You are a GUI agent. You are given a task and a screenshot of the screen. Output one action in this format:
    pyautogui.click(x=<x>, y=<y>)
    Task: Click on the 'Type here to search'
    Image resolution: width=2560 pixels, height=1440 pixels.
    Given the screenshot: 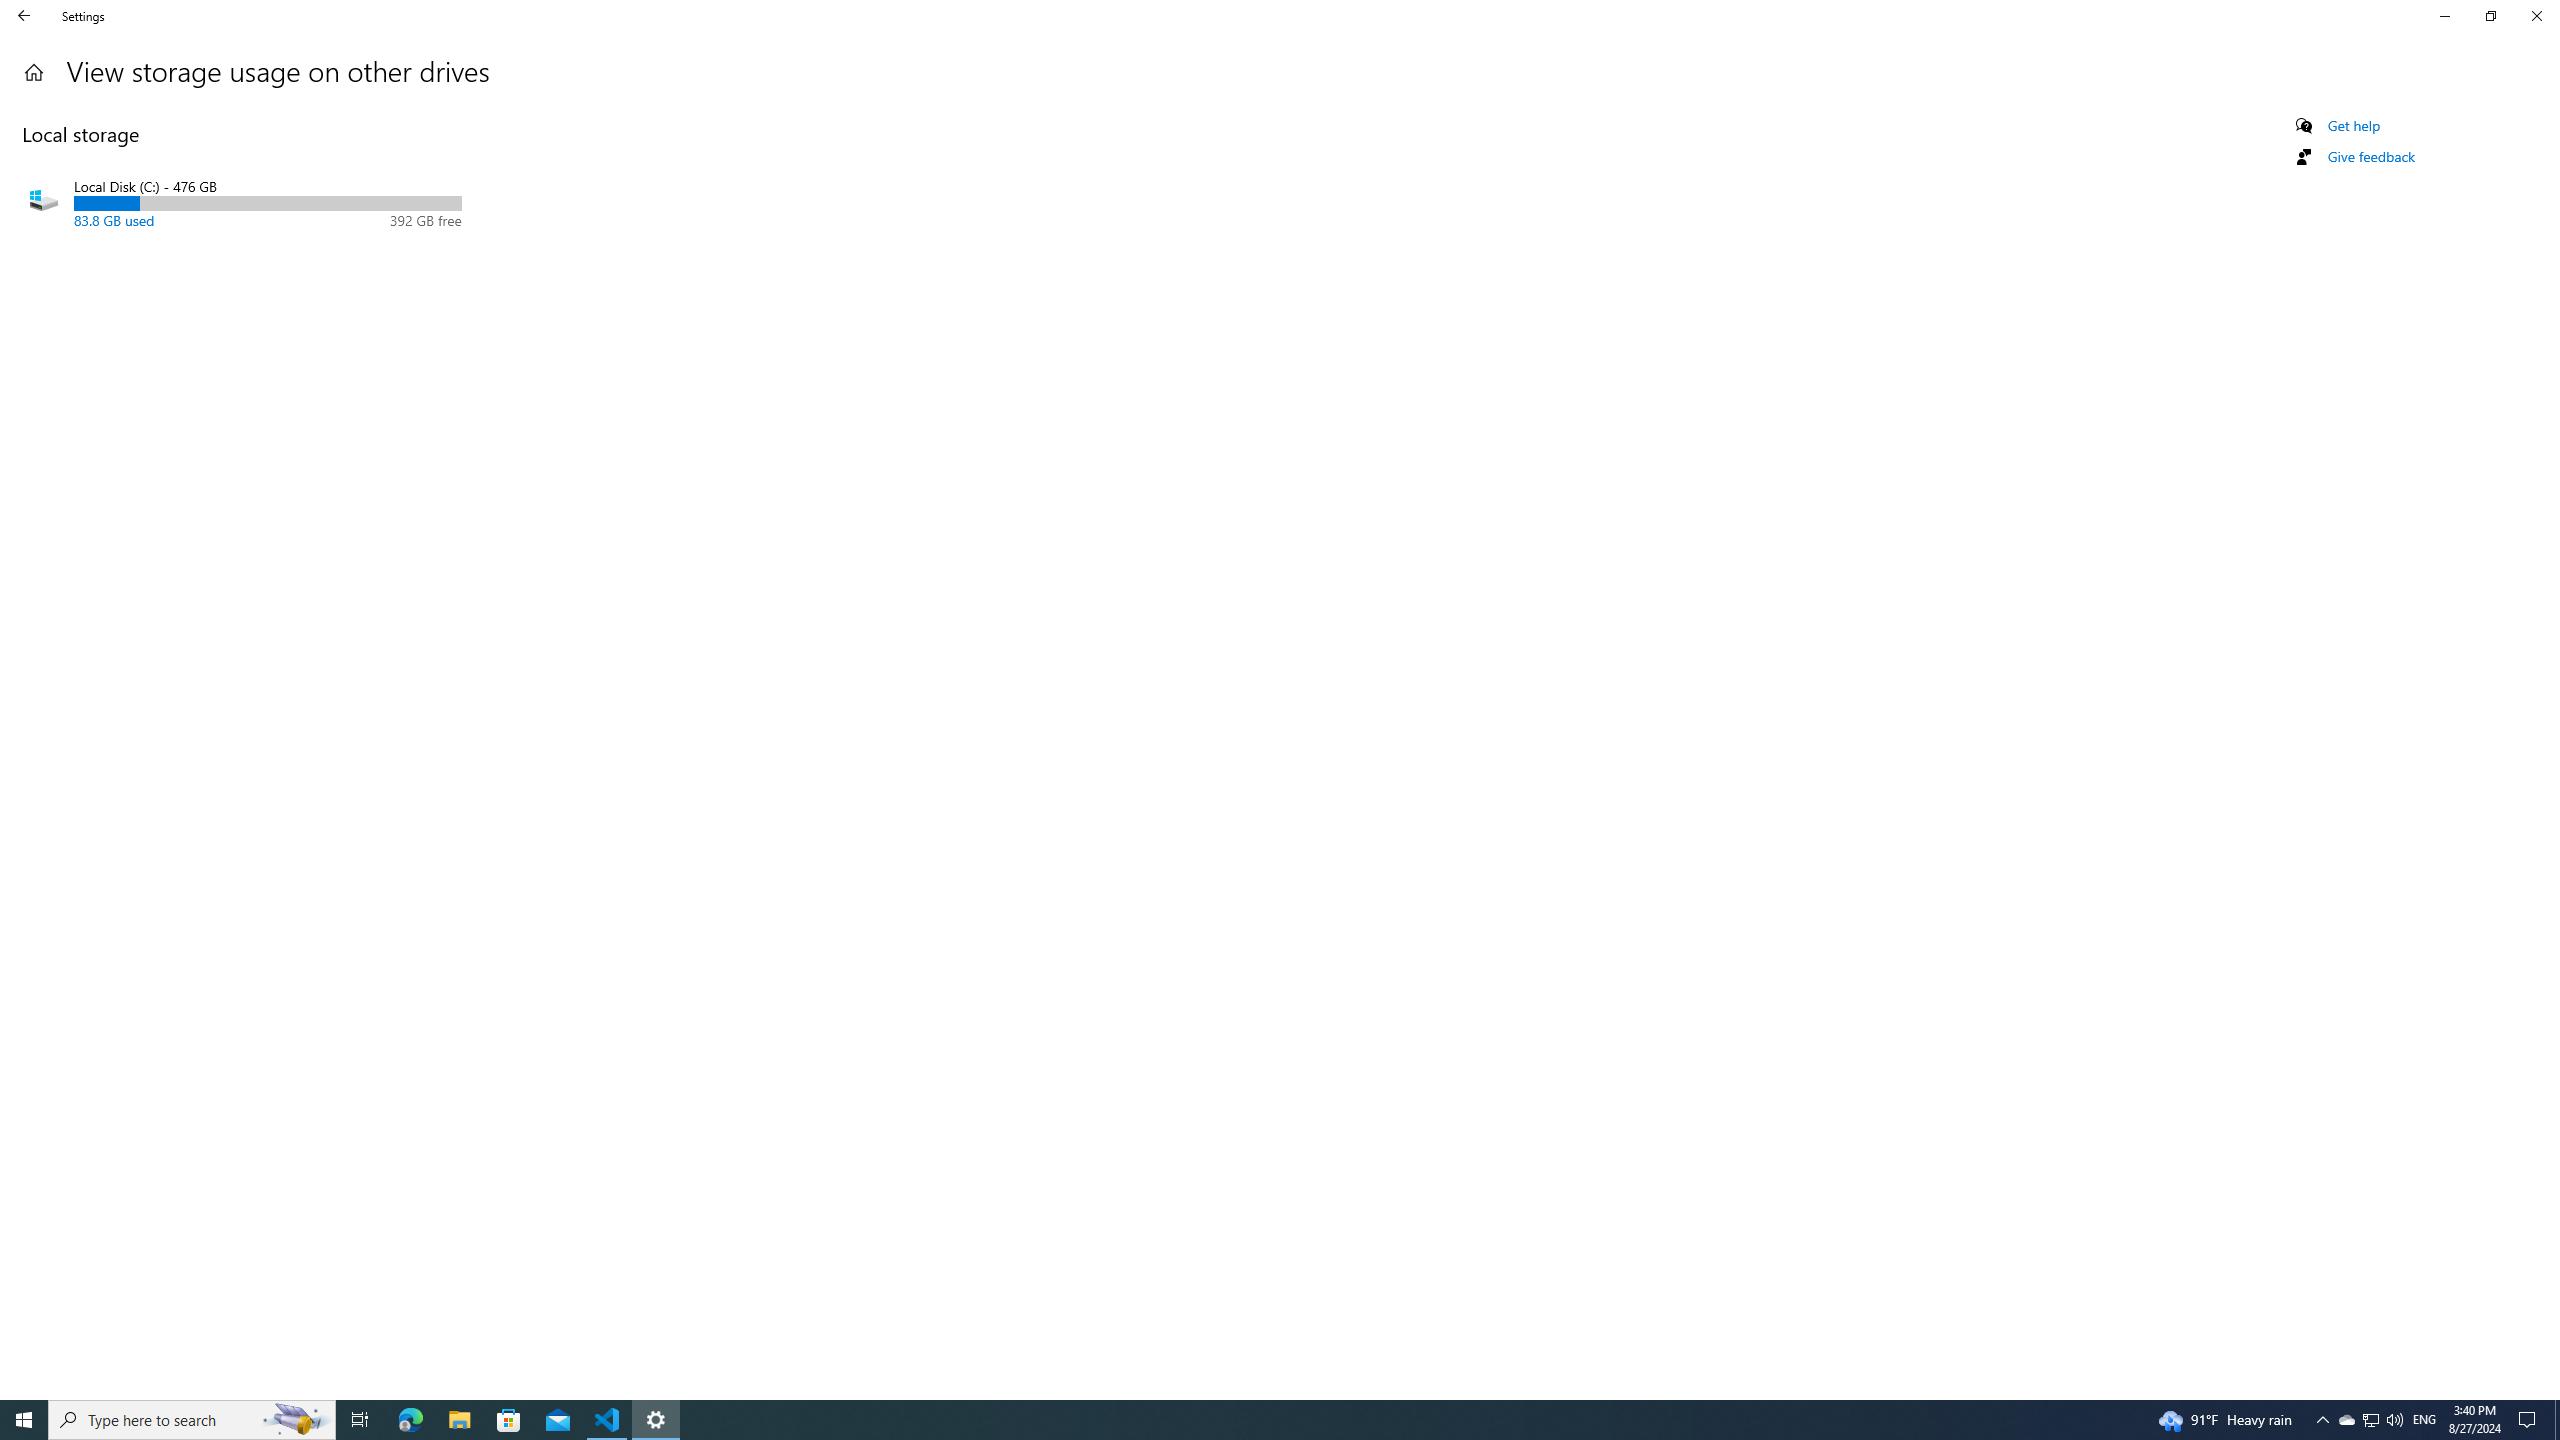 What is the action you would take?
    pyautogui.click(x=191, y=1418)
    